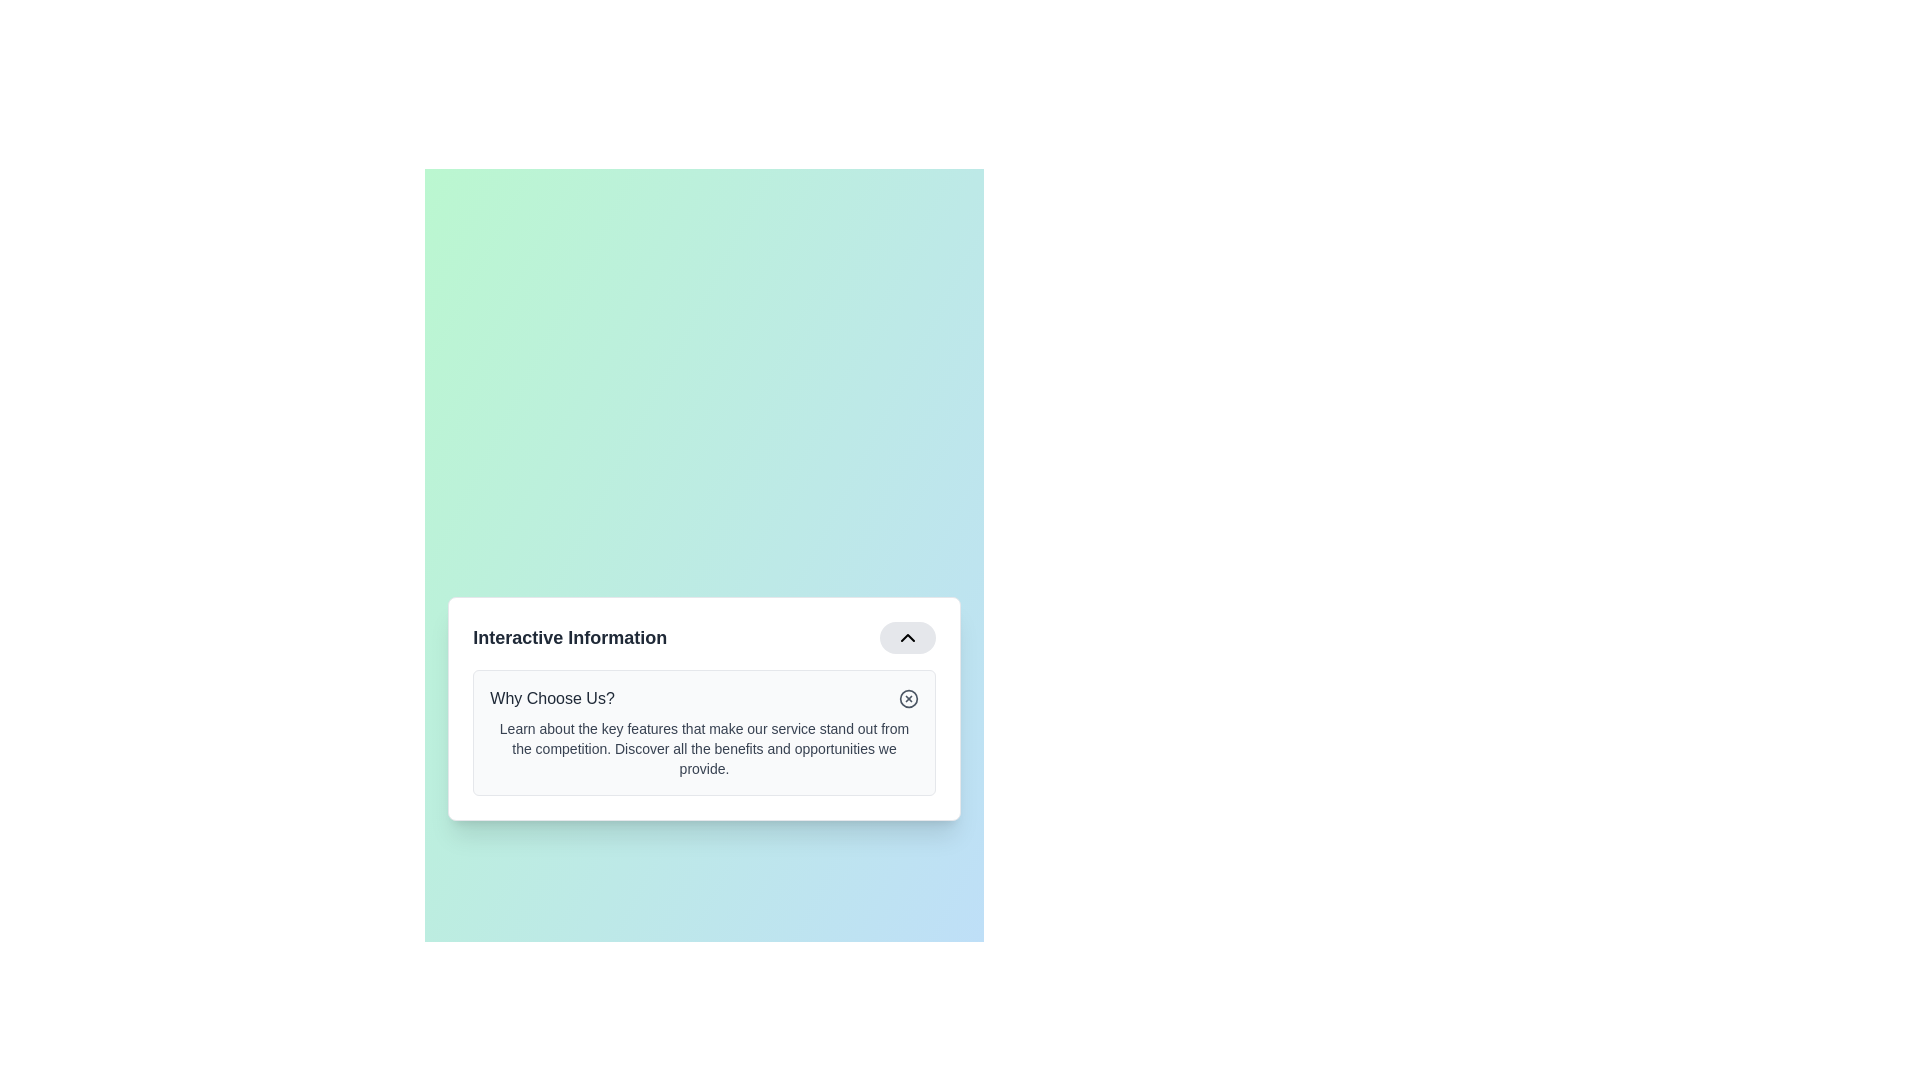  What do you see at coordinates (704, 732) in the screenshot?
I see `information displayed on the informational card titled 'Why Choose Us?' located in the lower half of the 'Interactive Information' section` at bounding box center [704, 732].